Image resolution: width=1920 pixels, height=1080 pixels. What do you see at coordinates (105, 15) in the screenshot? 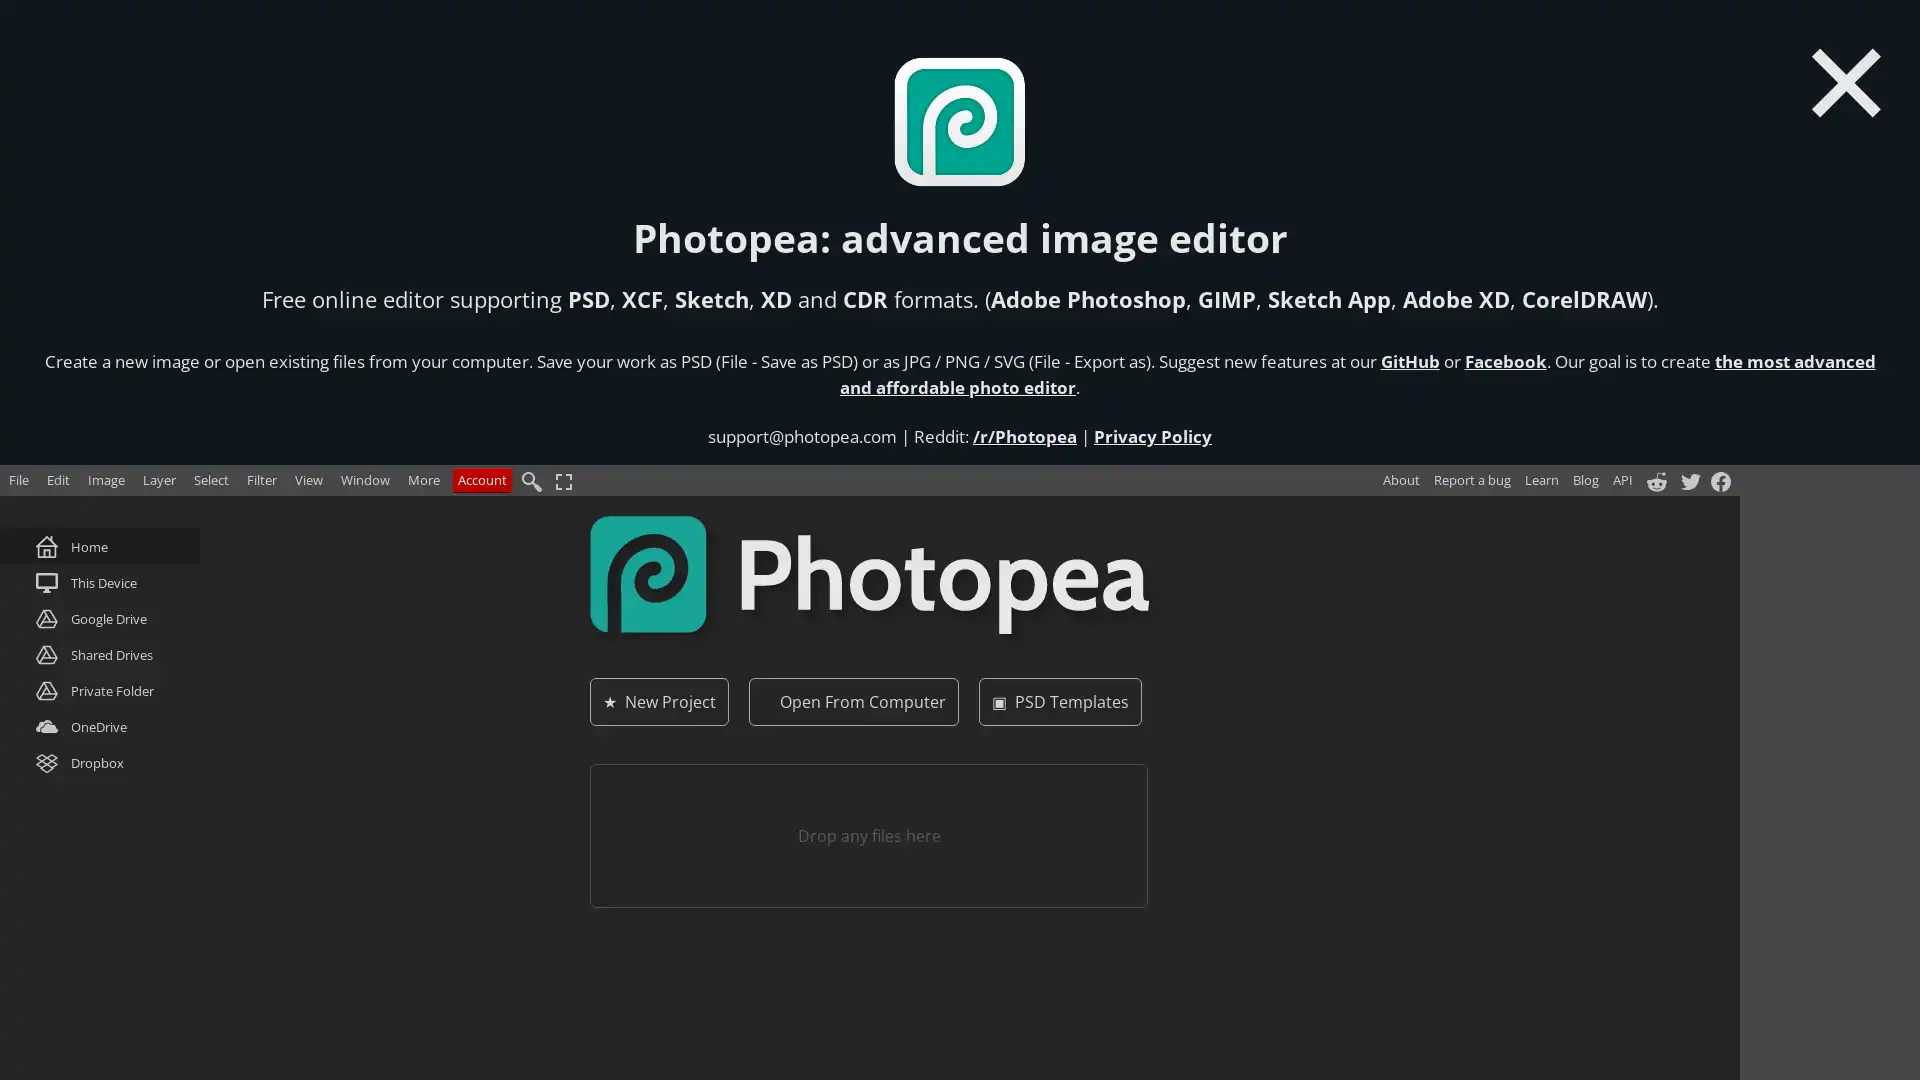
I see `Image` at bounding box center [105, 15].